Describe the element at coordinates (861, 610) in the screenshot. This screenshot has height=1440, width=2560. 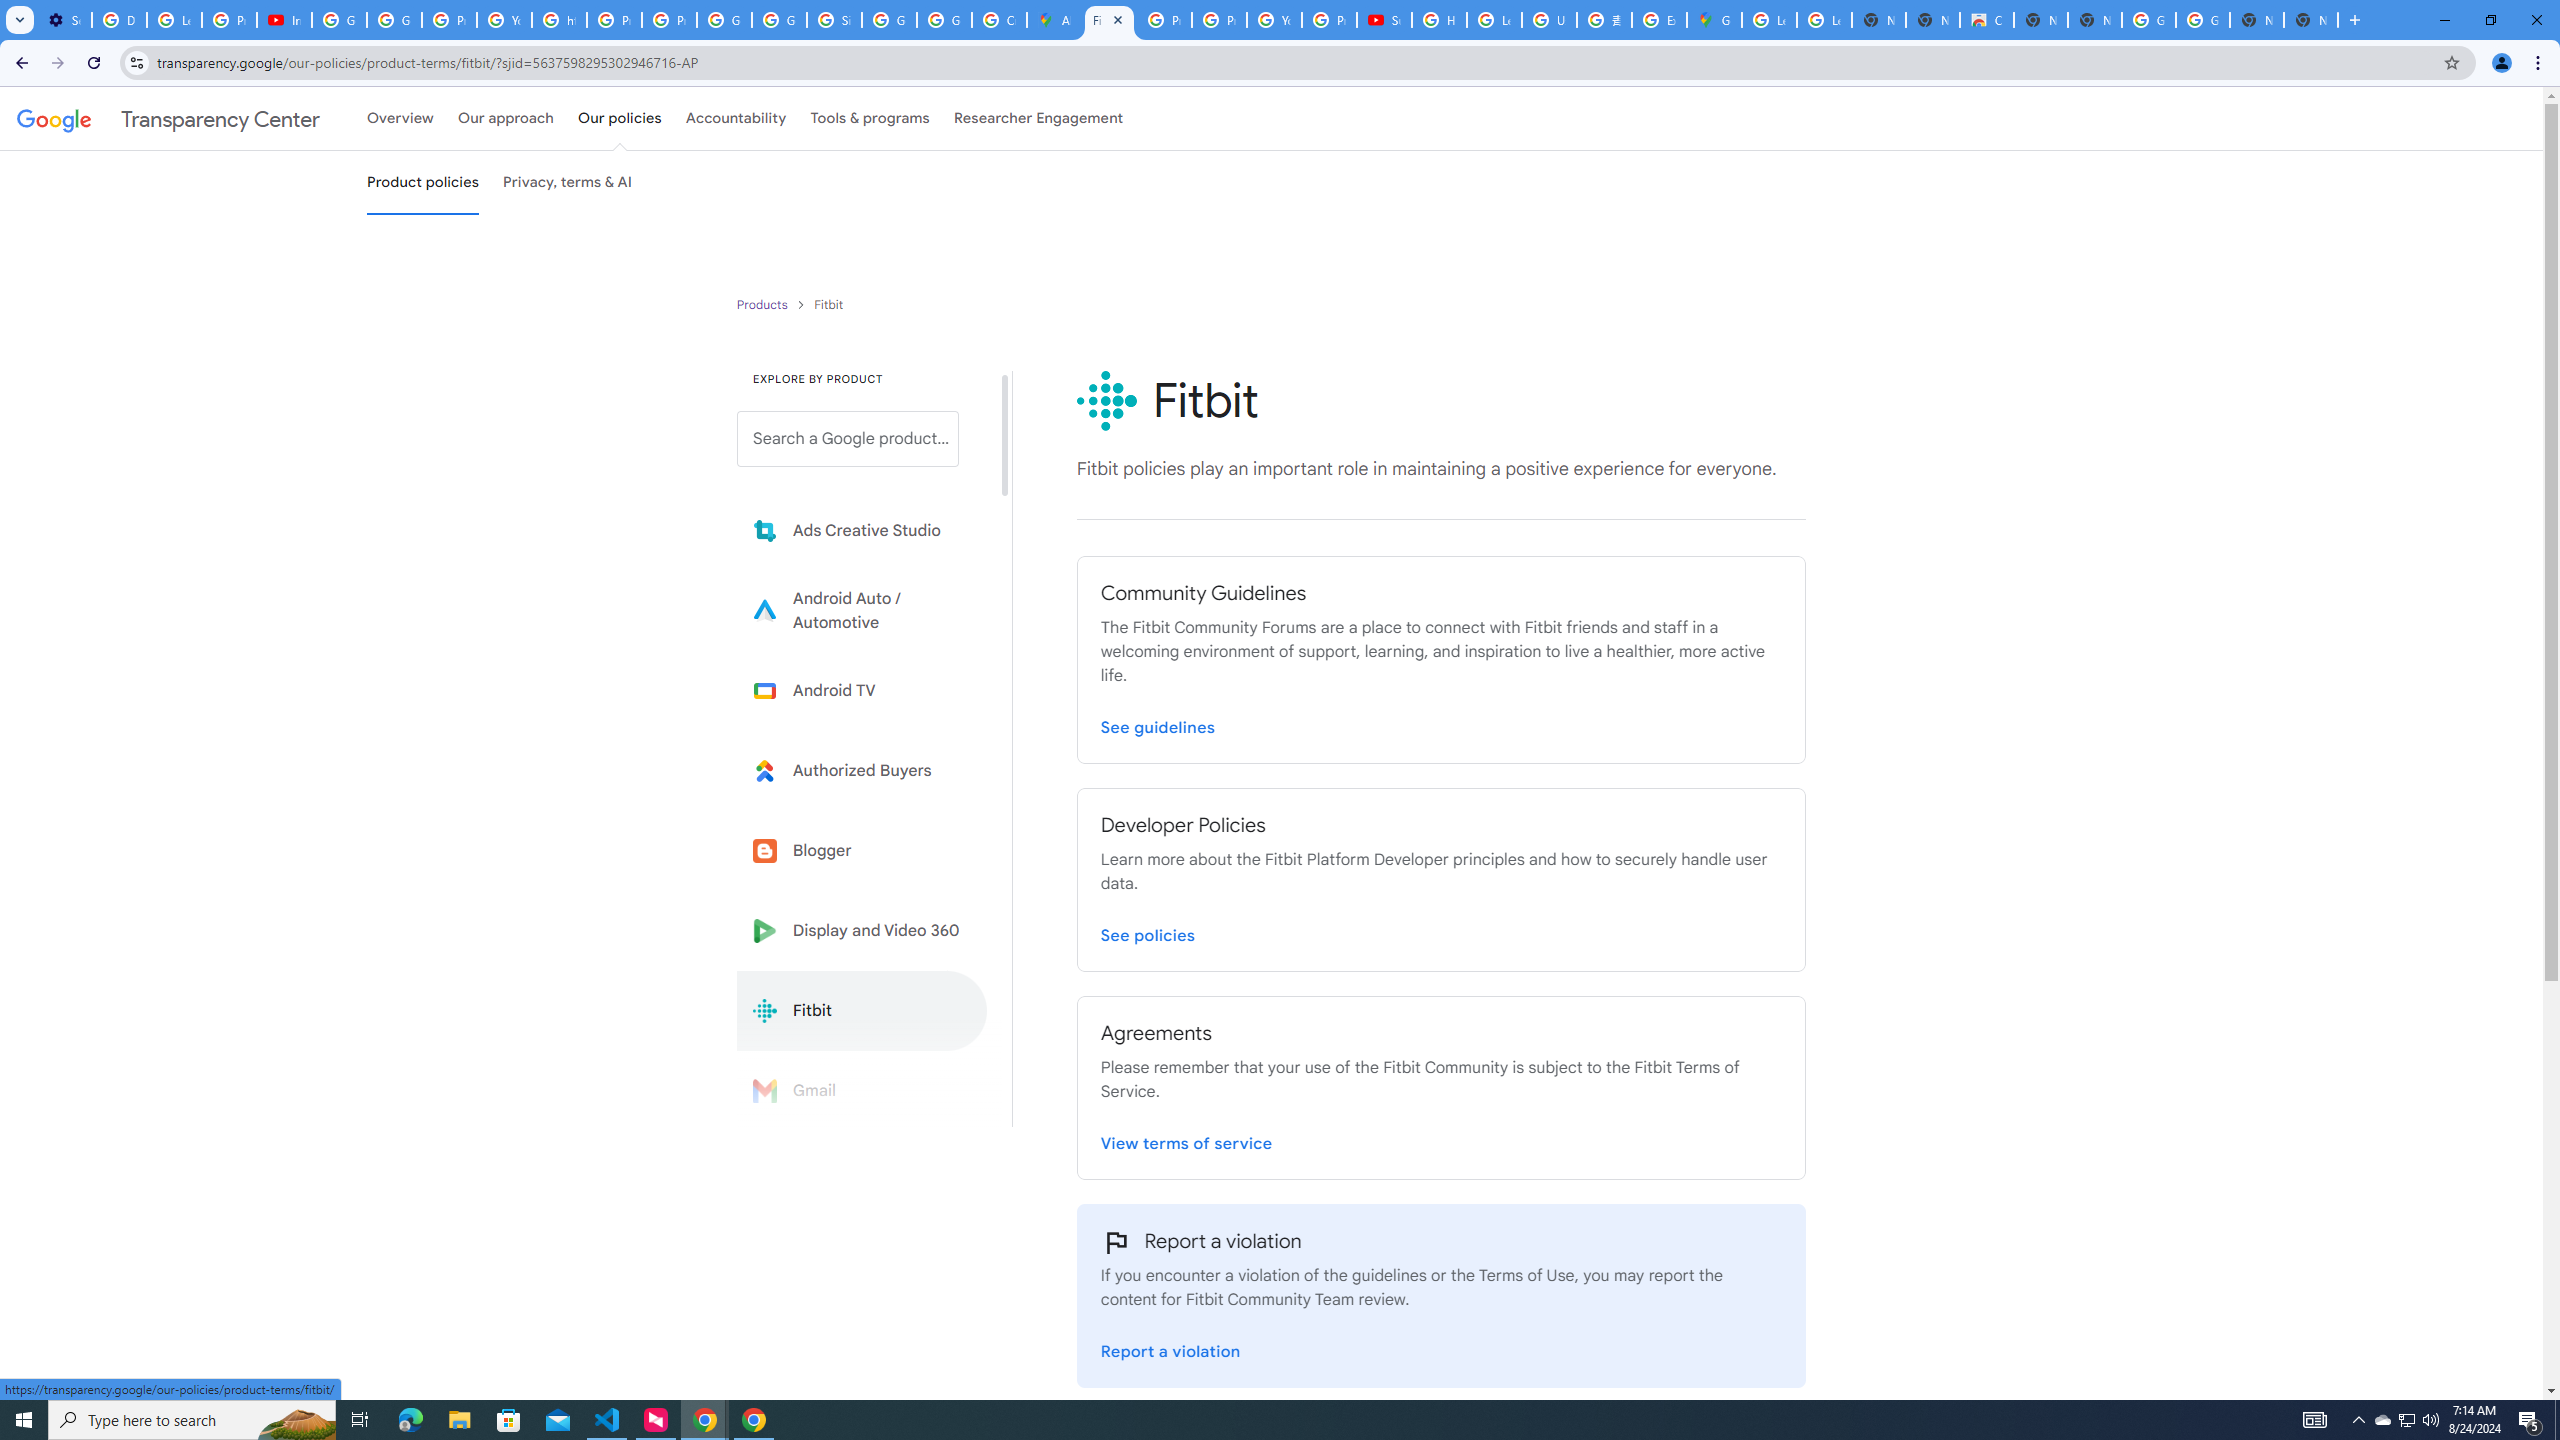
I see `'Learn more about Android Auto'` at that location.